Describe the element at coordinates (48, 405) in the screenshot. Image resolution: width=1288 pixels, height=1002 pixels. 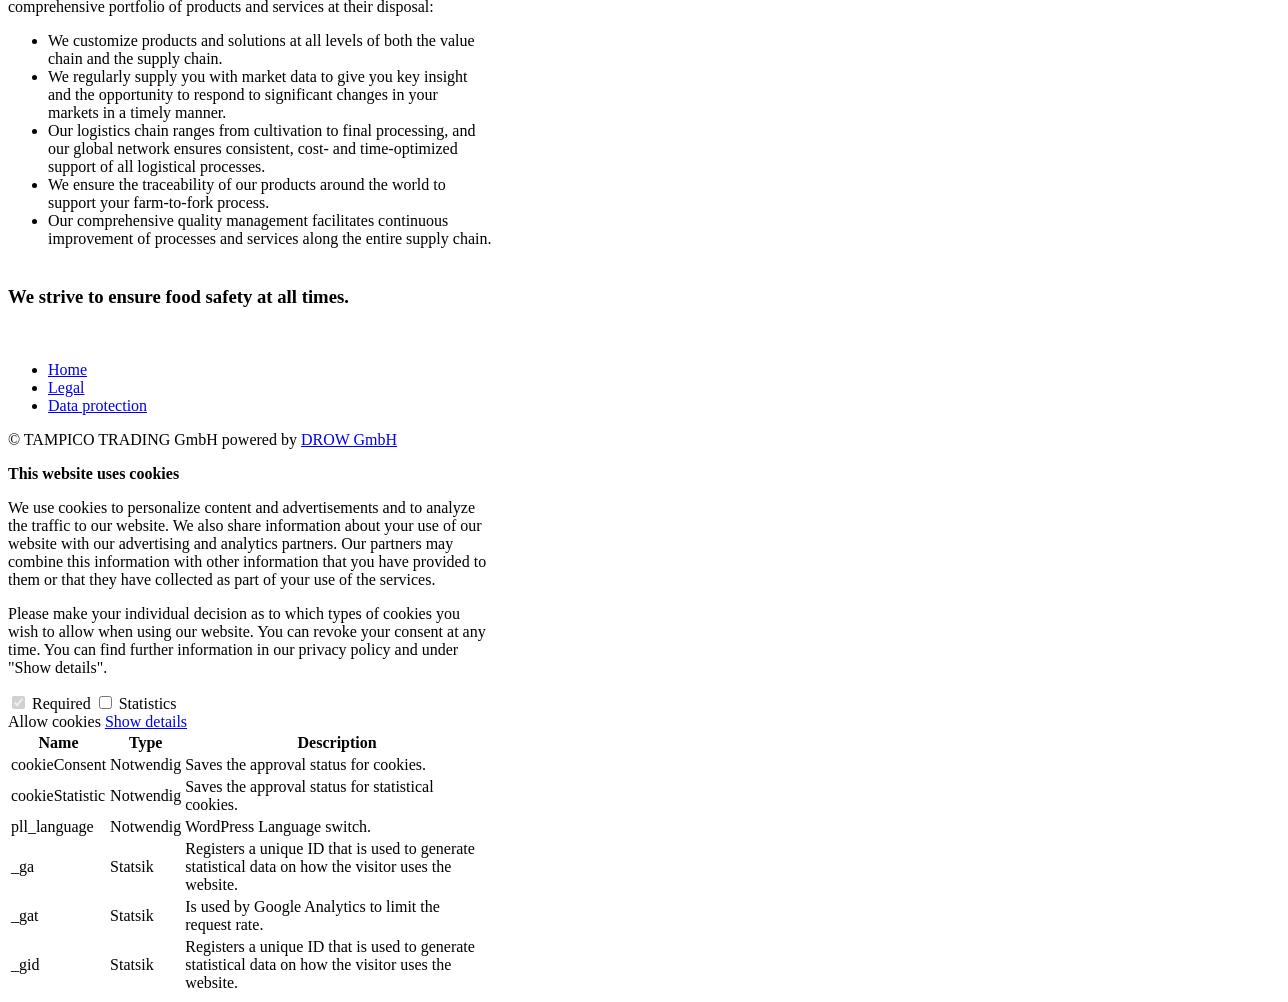
I see `'Data protection'` at that location.